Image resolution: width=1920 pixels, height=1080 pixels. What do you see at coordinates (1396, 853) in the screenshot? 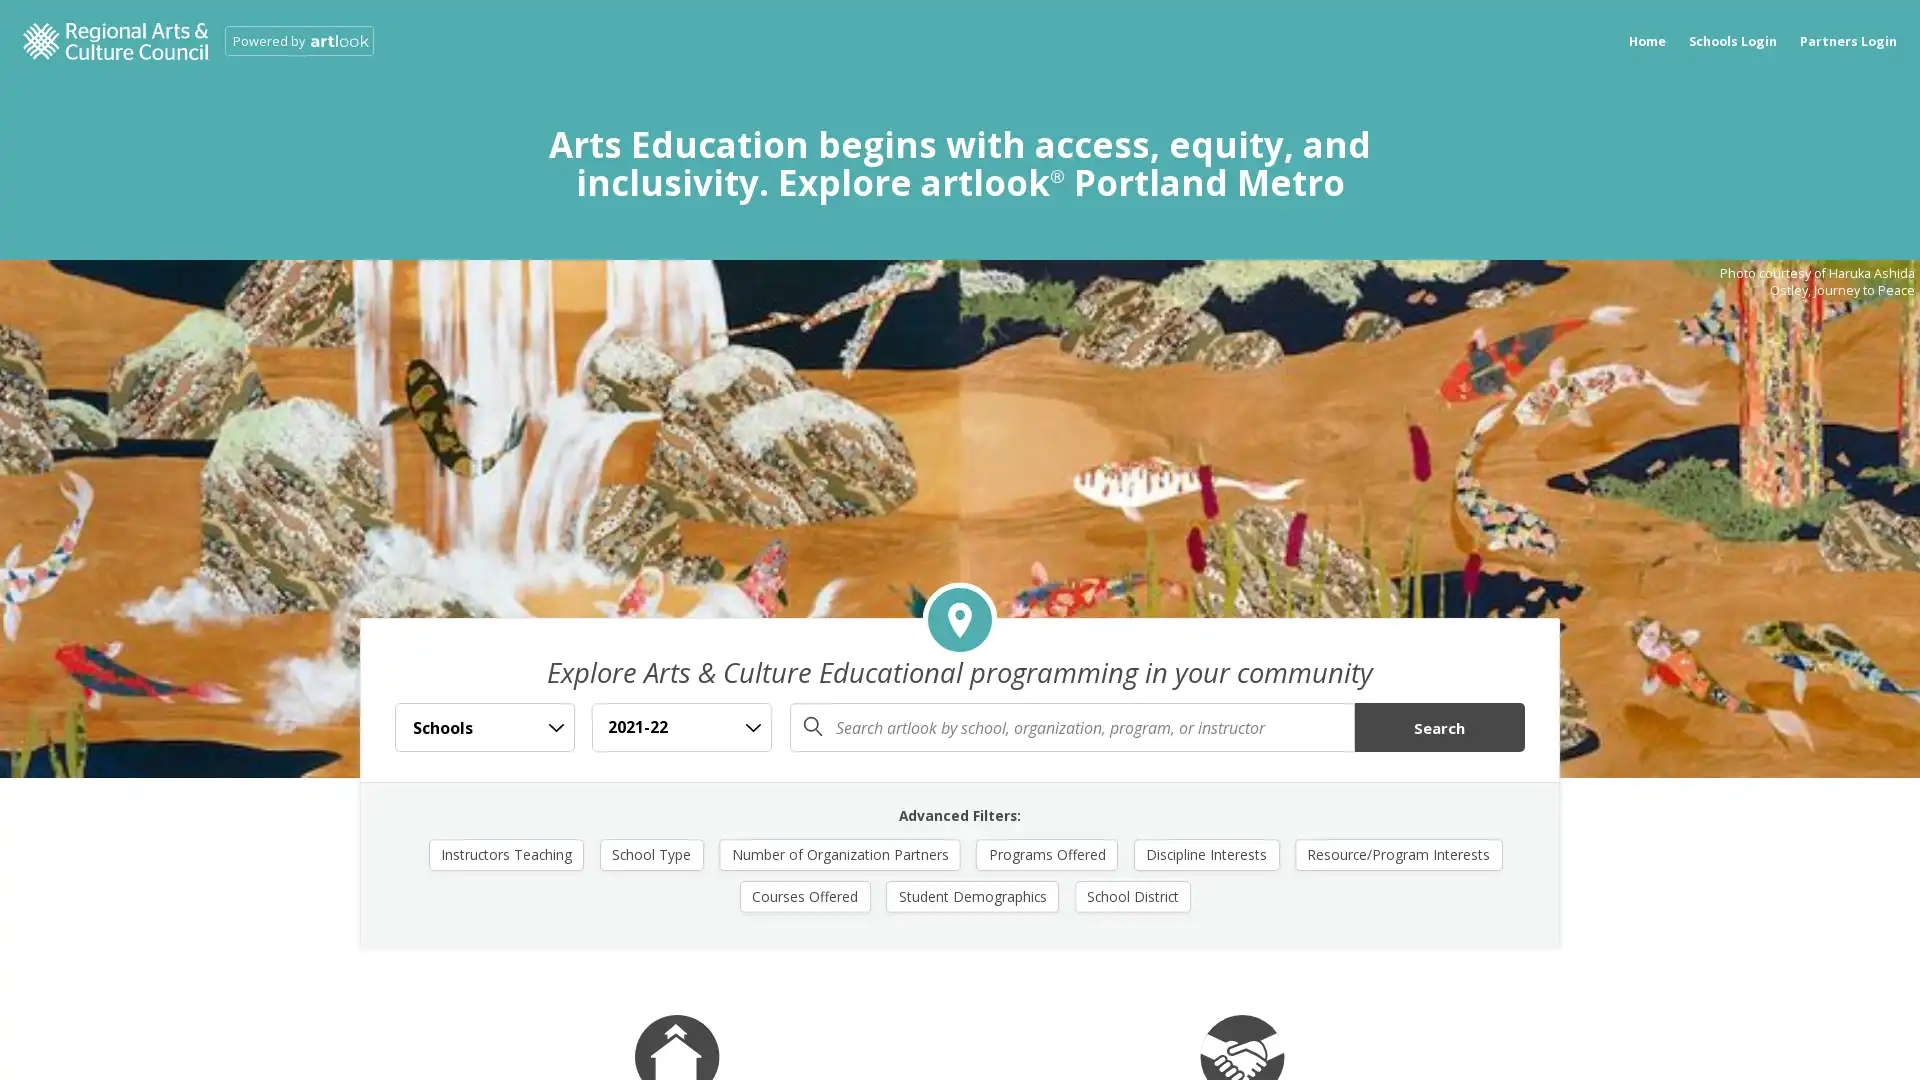
I see `Resource/Program Interests` at bounding box center [1396, 853].